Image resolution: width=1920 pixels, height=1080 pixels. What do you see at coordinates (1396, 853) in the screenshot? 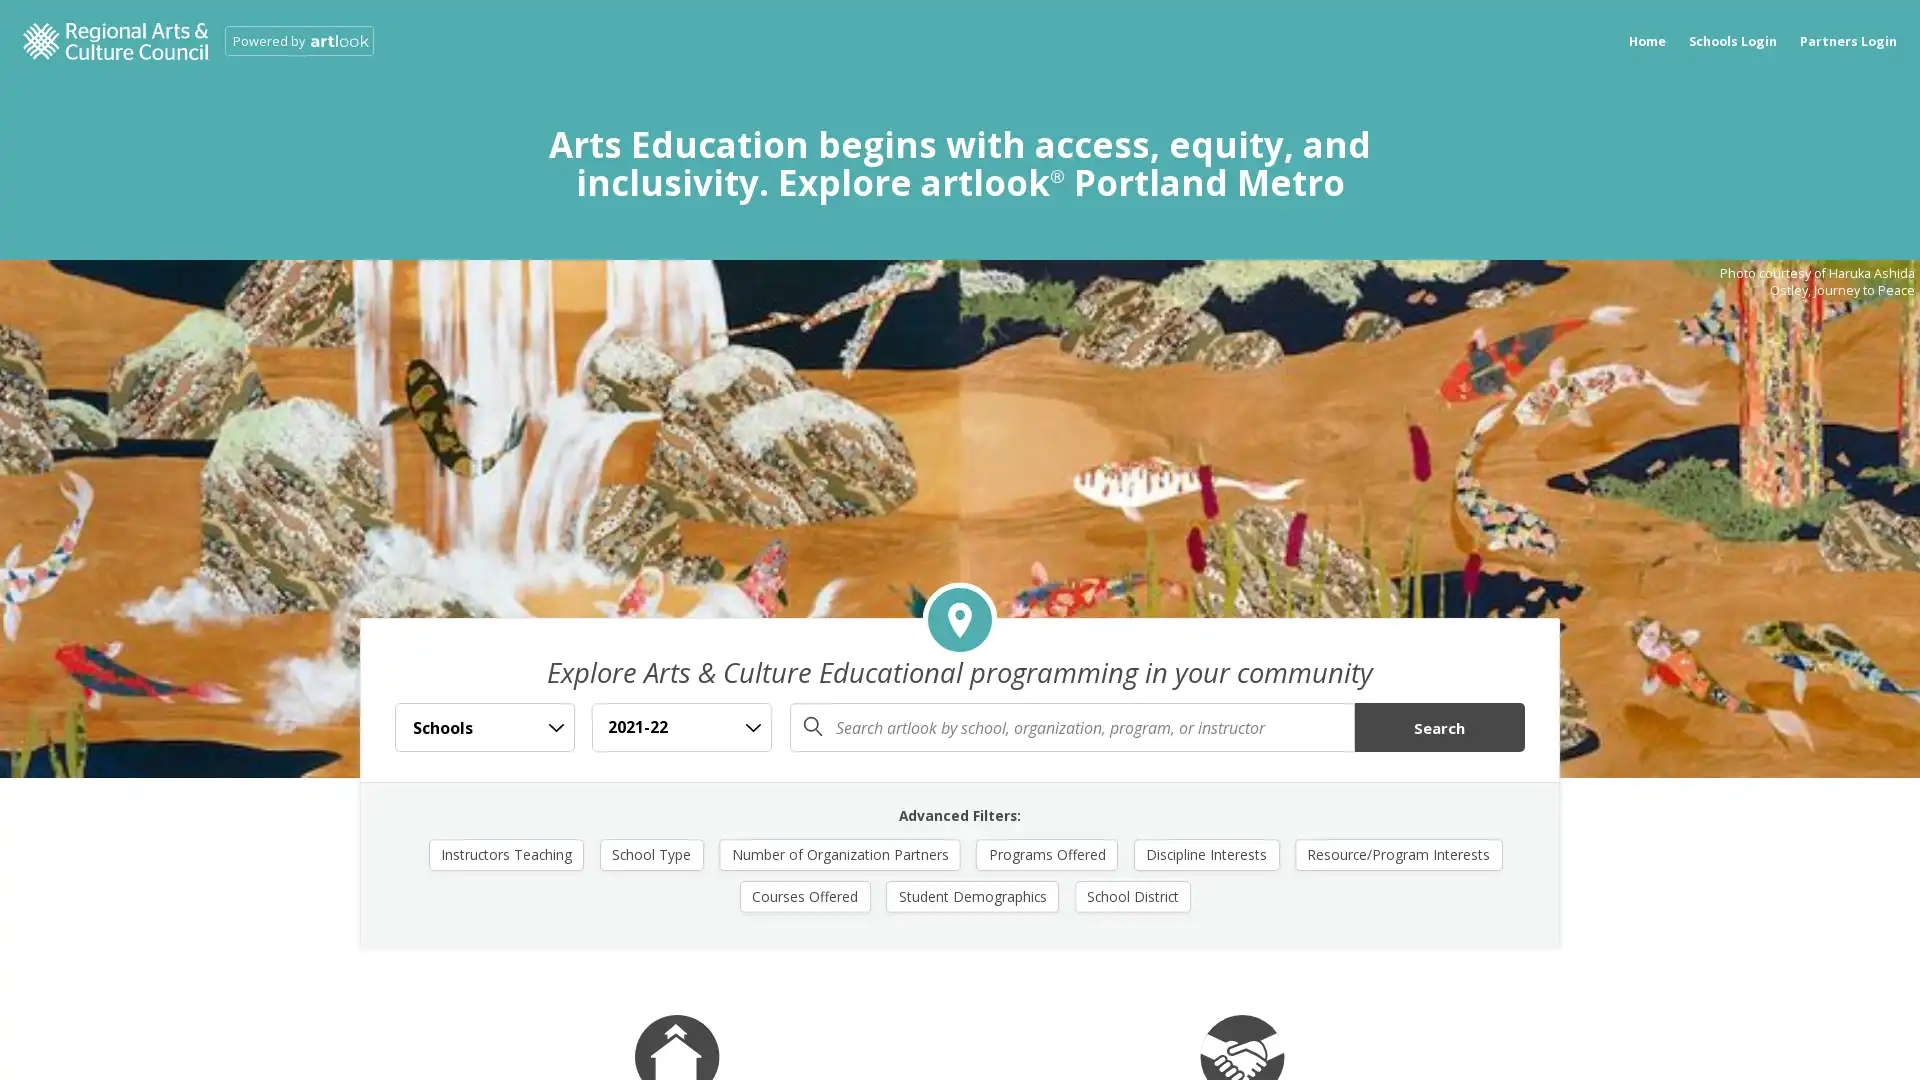
I see `Resource/Program Interests` at bounding box center [1396, 853].